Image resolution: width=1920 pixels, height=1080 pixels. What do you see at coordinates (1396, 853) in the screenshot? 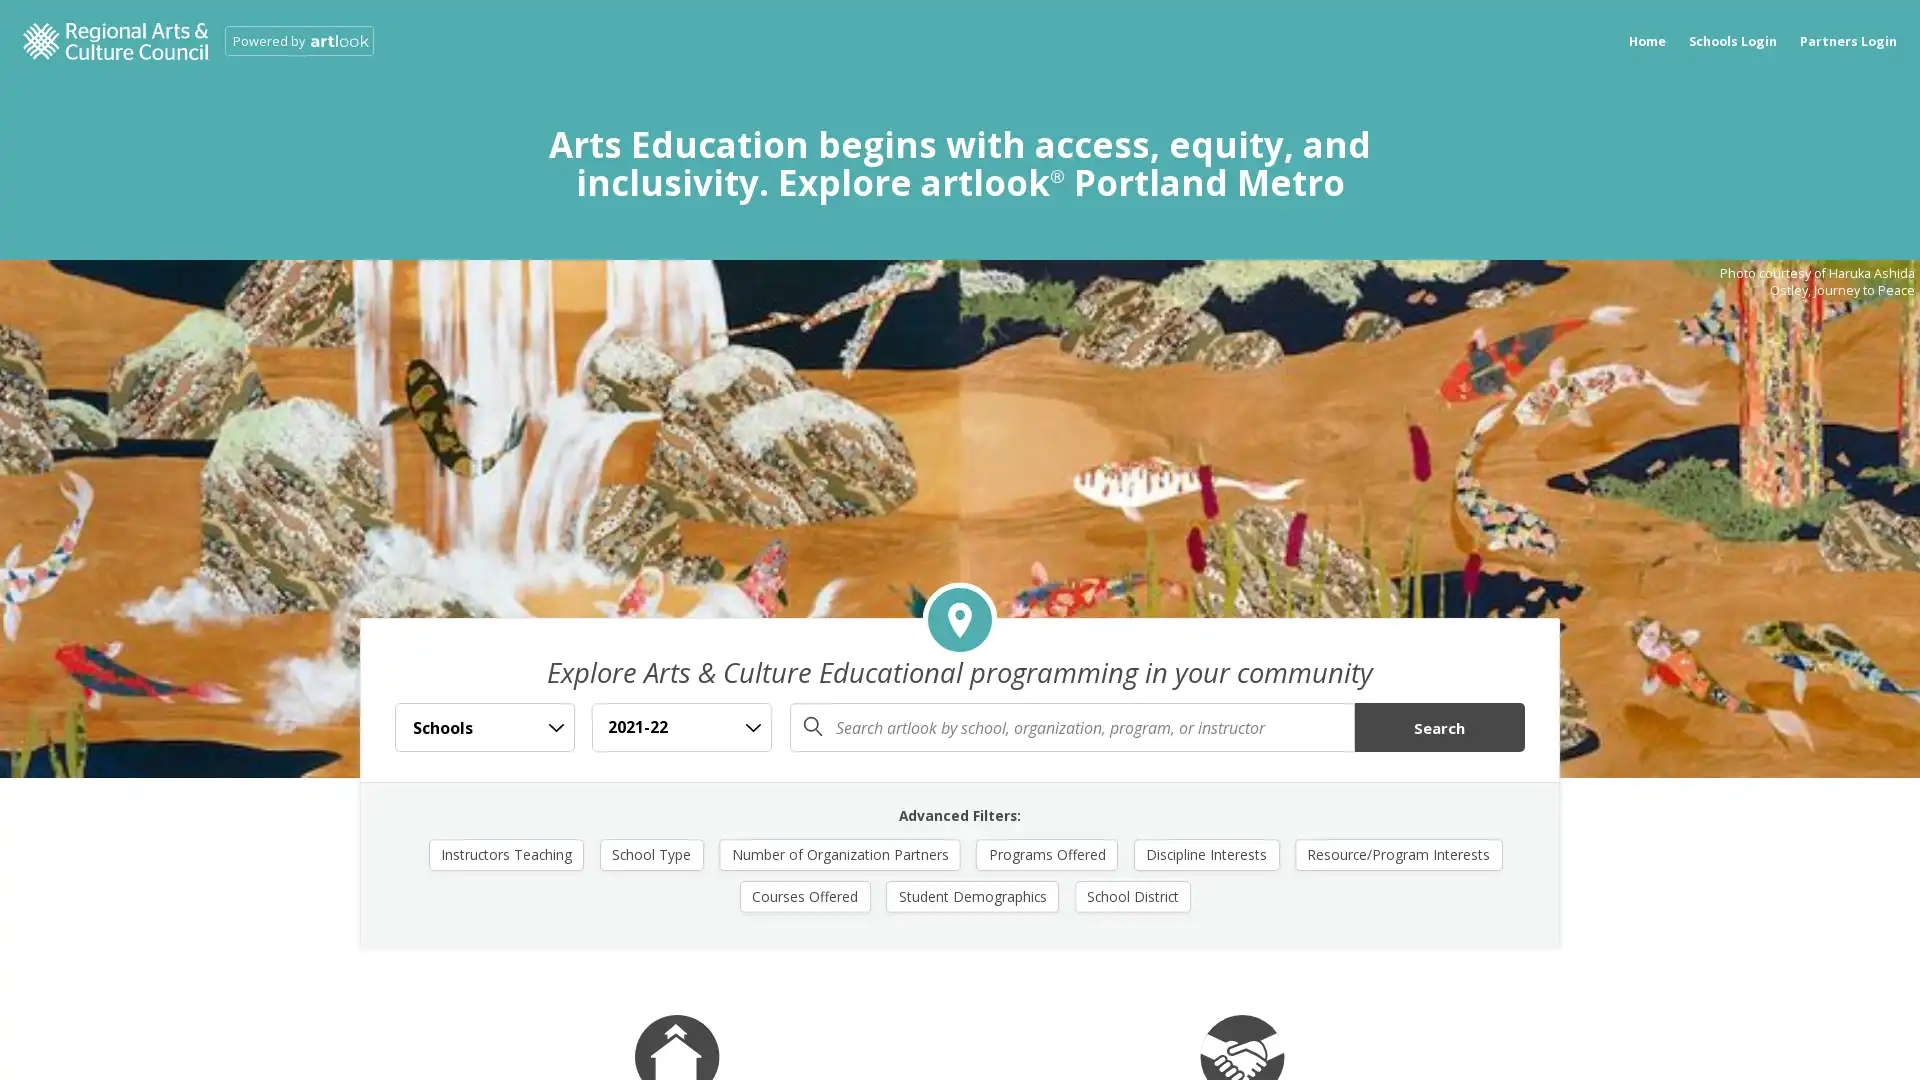
I see `Resource/Program Interests` at bounding box center [1396, 853].